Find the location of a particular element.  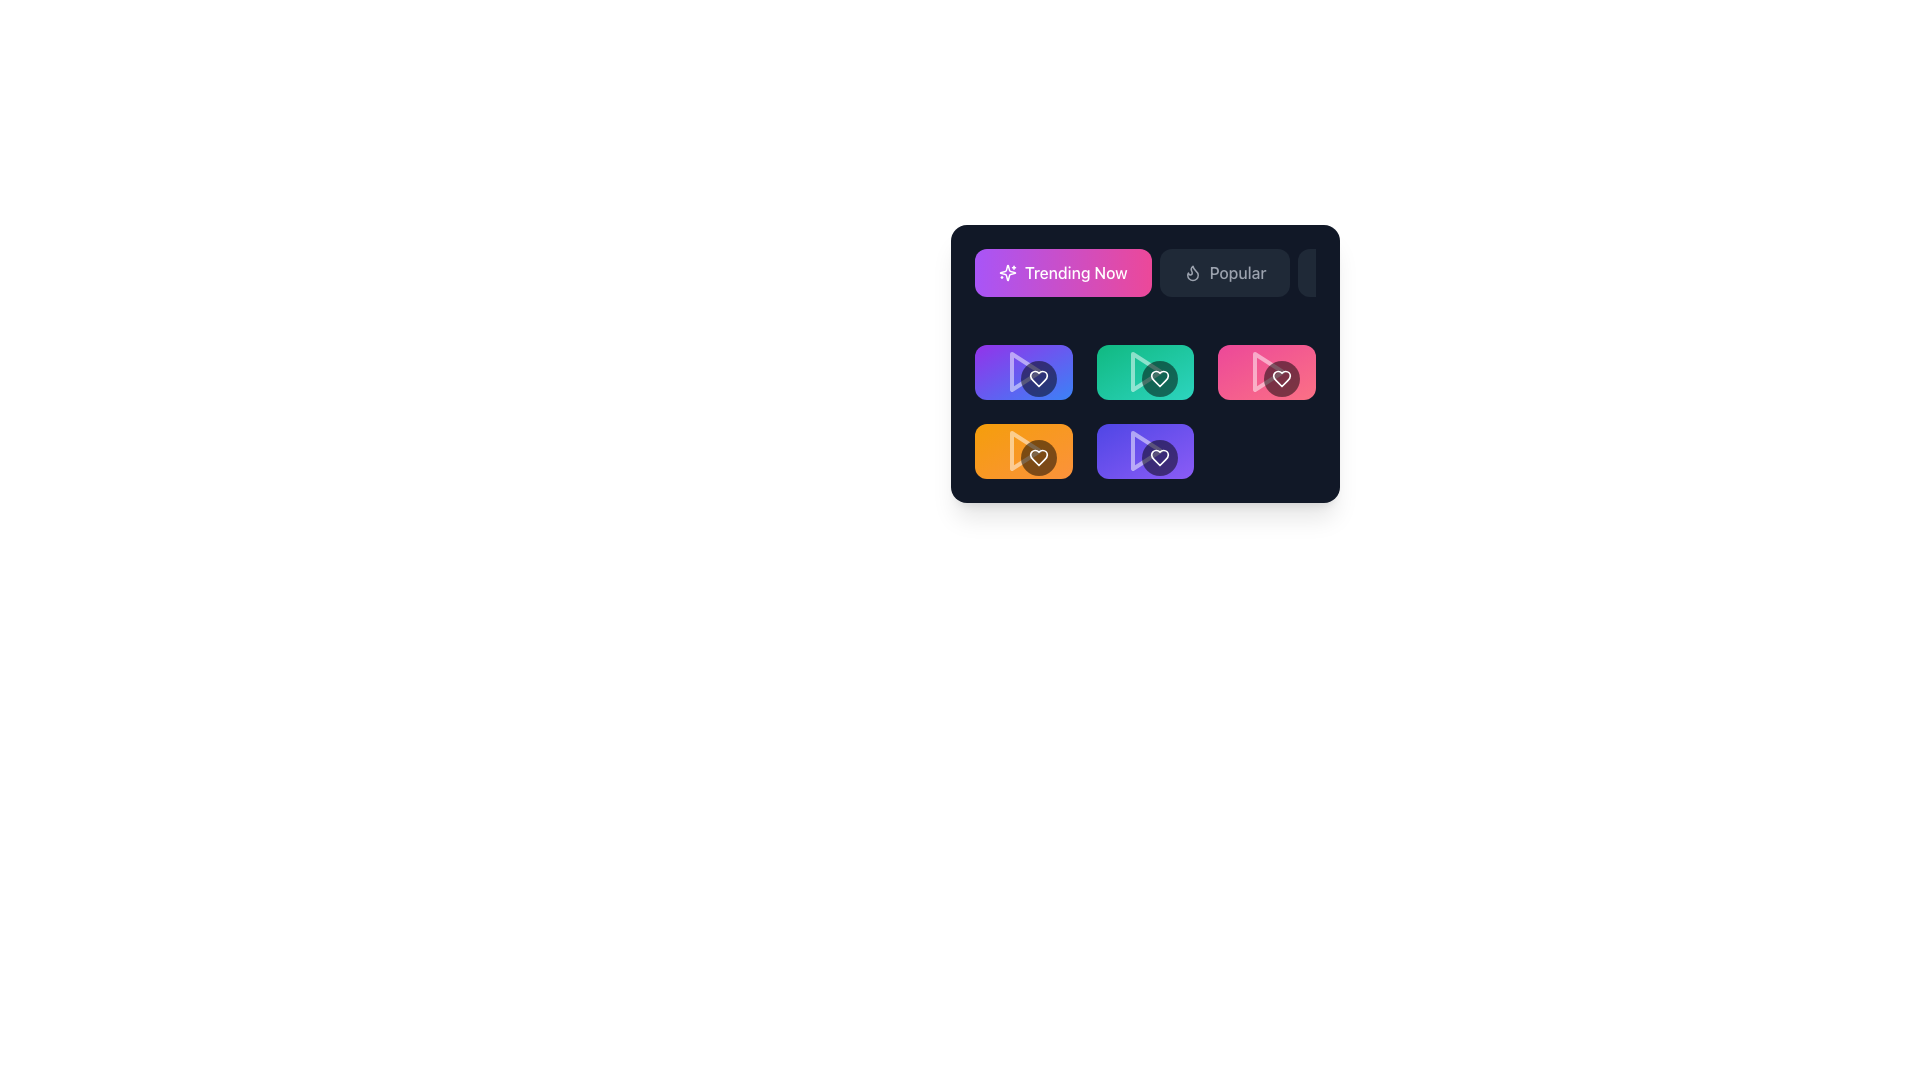

the heart-shaped icon located in the sixth colored card with an orange background is located at coordinates (1038, 457).